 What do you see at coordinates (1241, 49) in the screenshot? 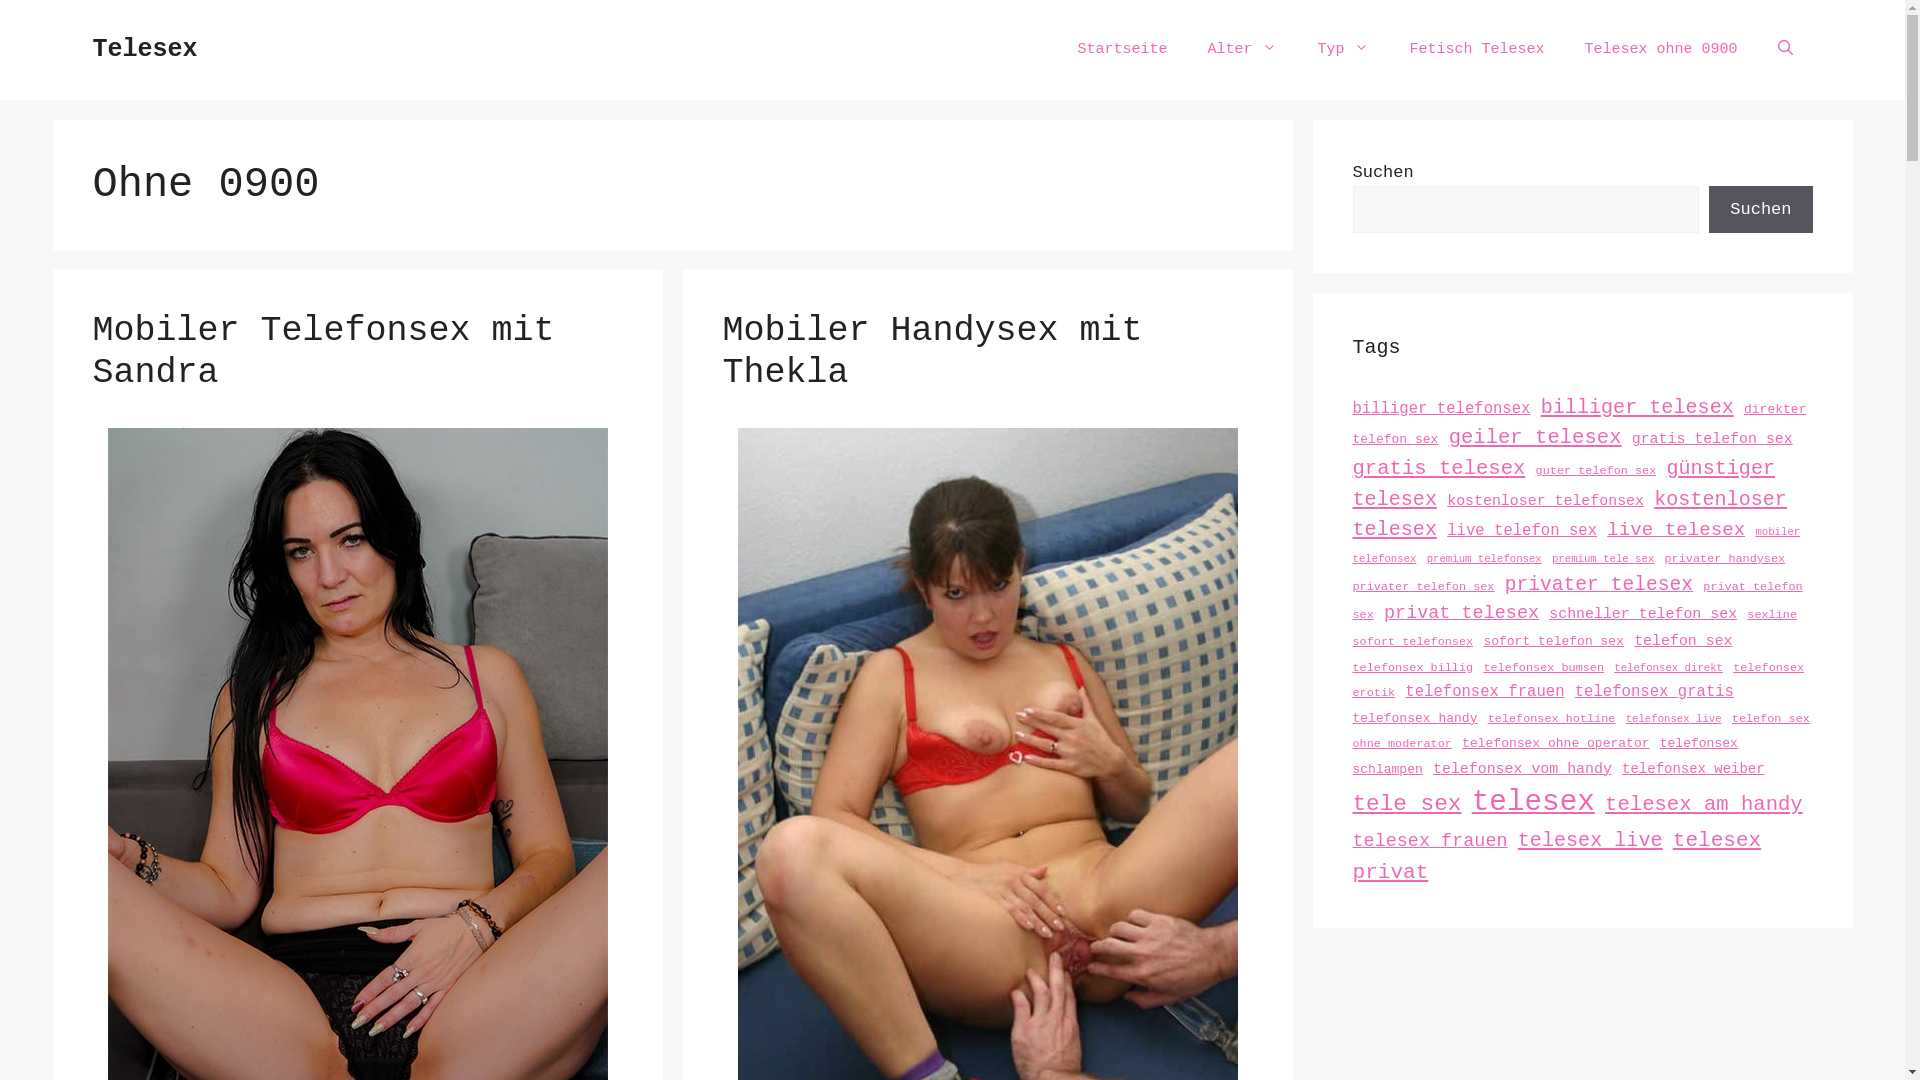
I see `'Alter'` at bounding box center [1241, 49].